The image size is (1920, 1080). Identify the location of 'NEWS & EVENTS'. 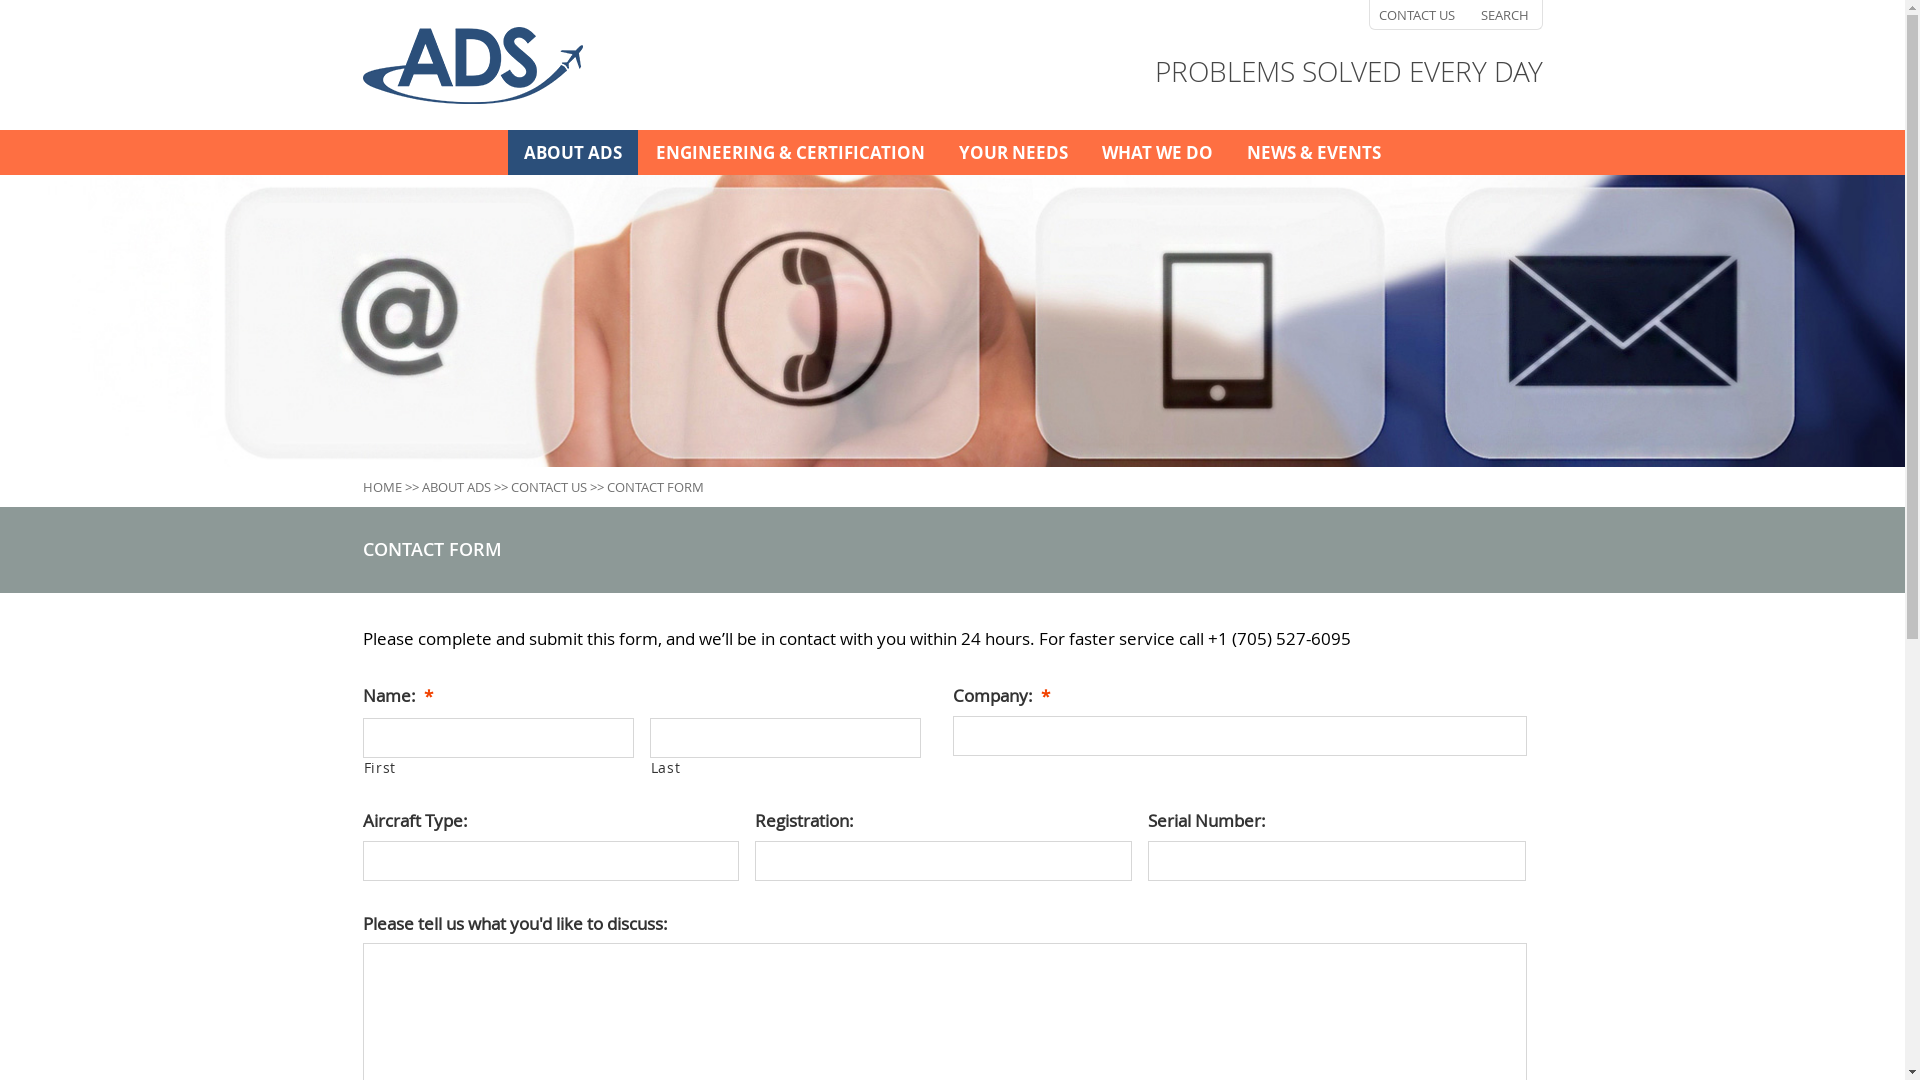
(1228, 151).